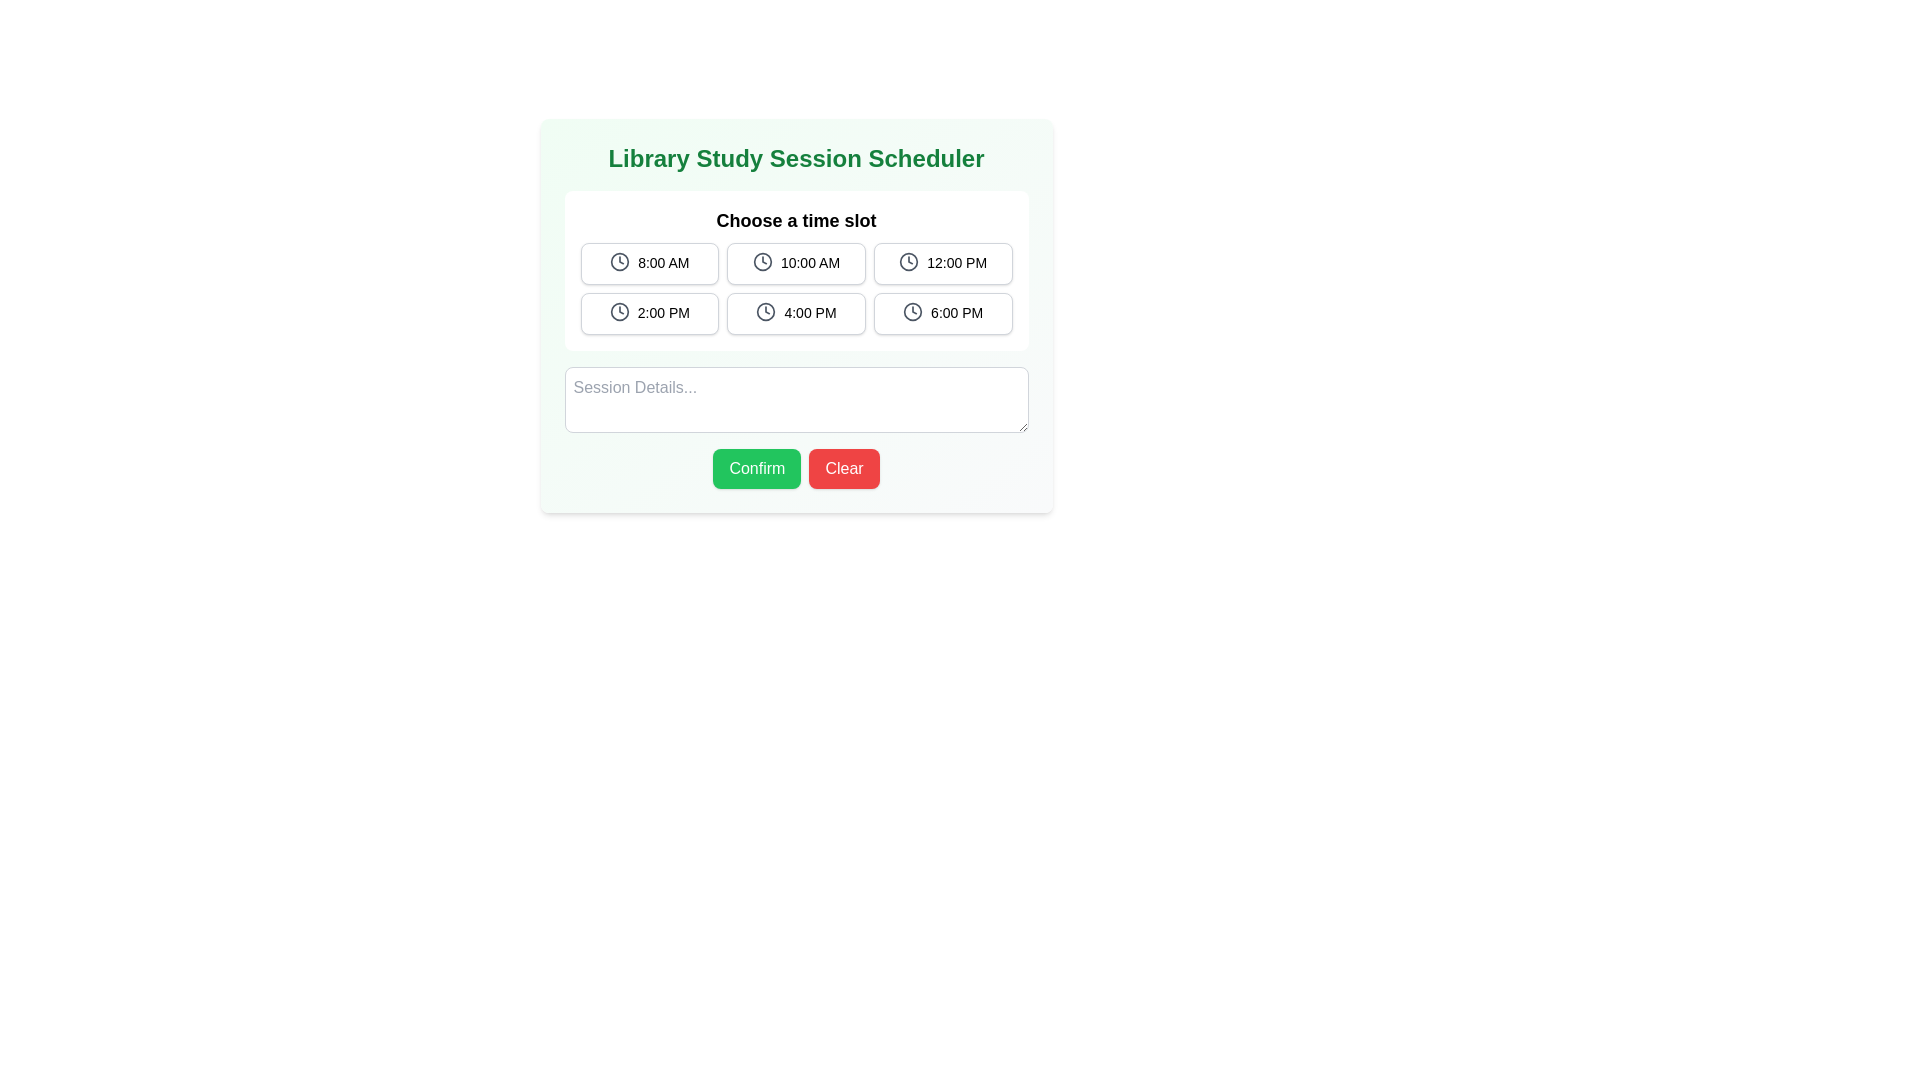 The image size is (1920, 1080). What do you see at coordinates (761, 261) in the screenshot?
I see `the clock icon with a circular outline, featuring a hand pointing to 12 and another to 4, located within the '10:00 AM' time slot button` at bounding box center [761, 261].